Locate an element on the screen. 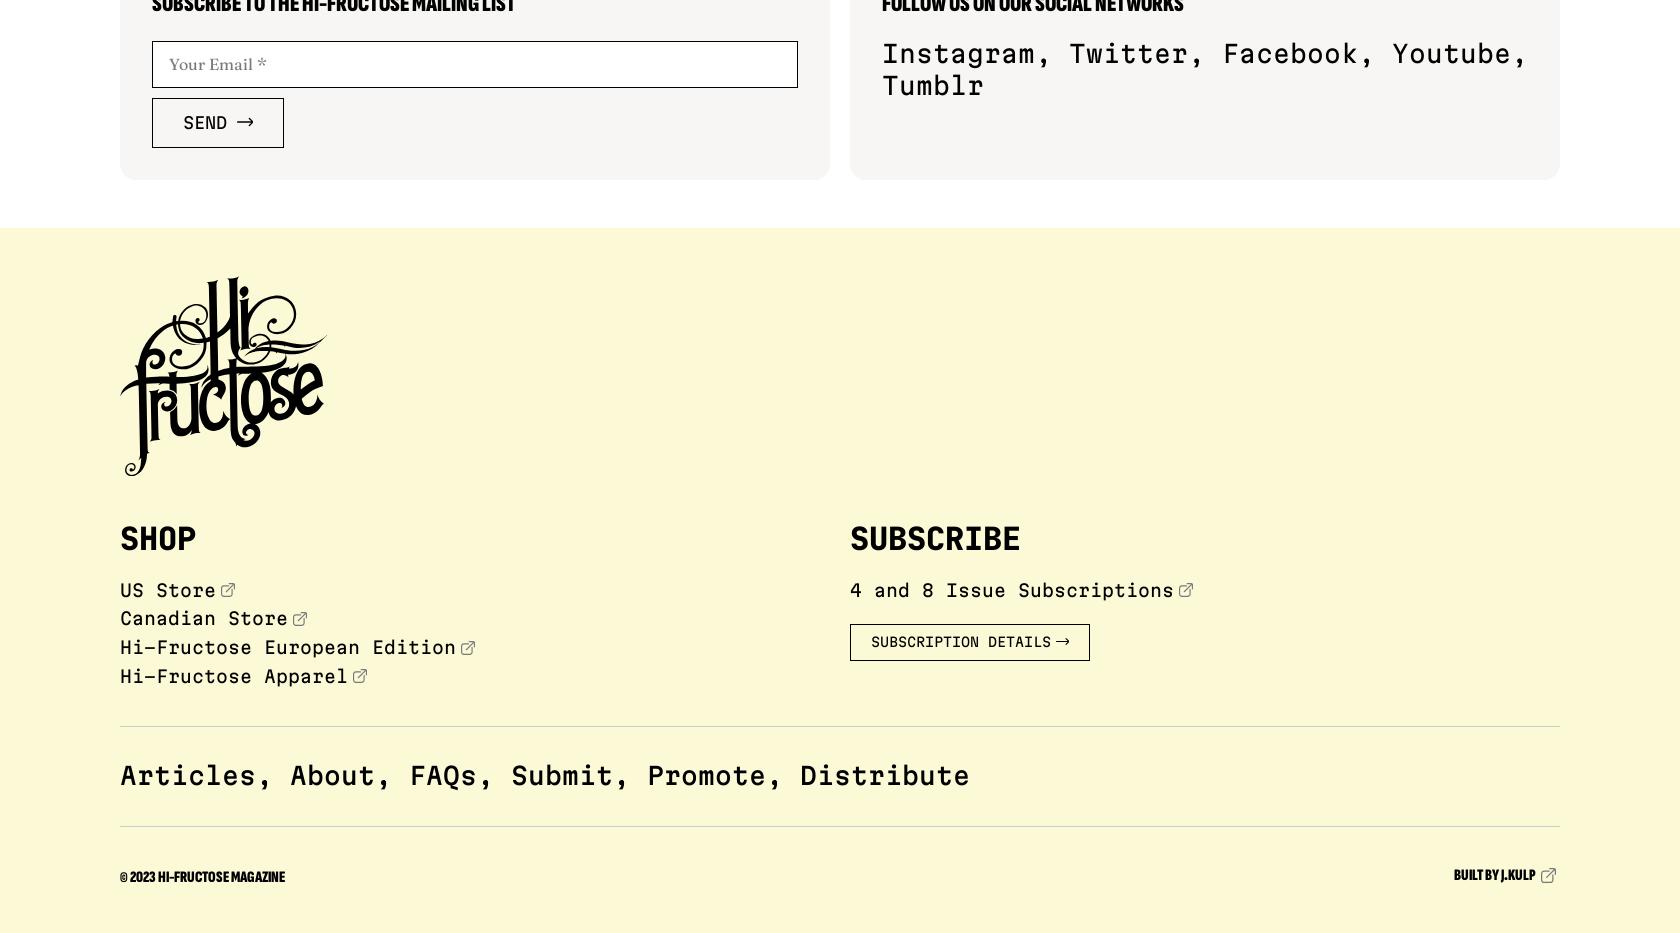 Image resolution: width=1680 pixels, height=933 pixels. 'Instagram' is located at coordinates (958, 51).